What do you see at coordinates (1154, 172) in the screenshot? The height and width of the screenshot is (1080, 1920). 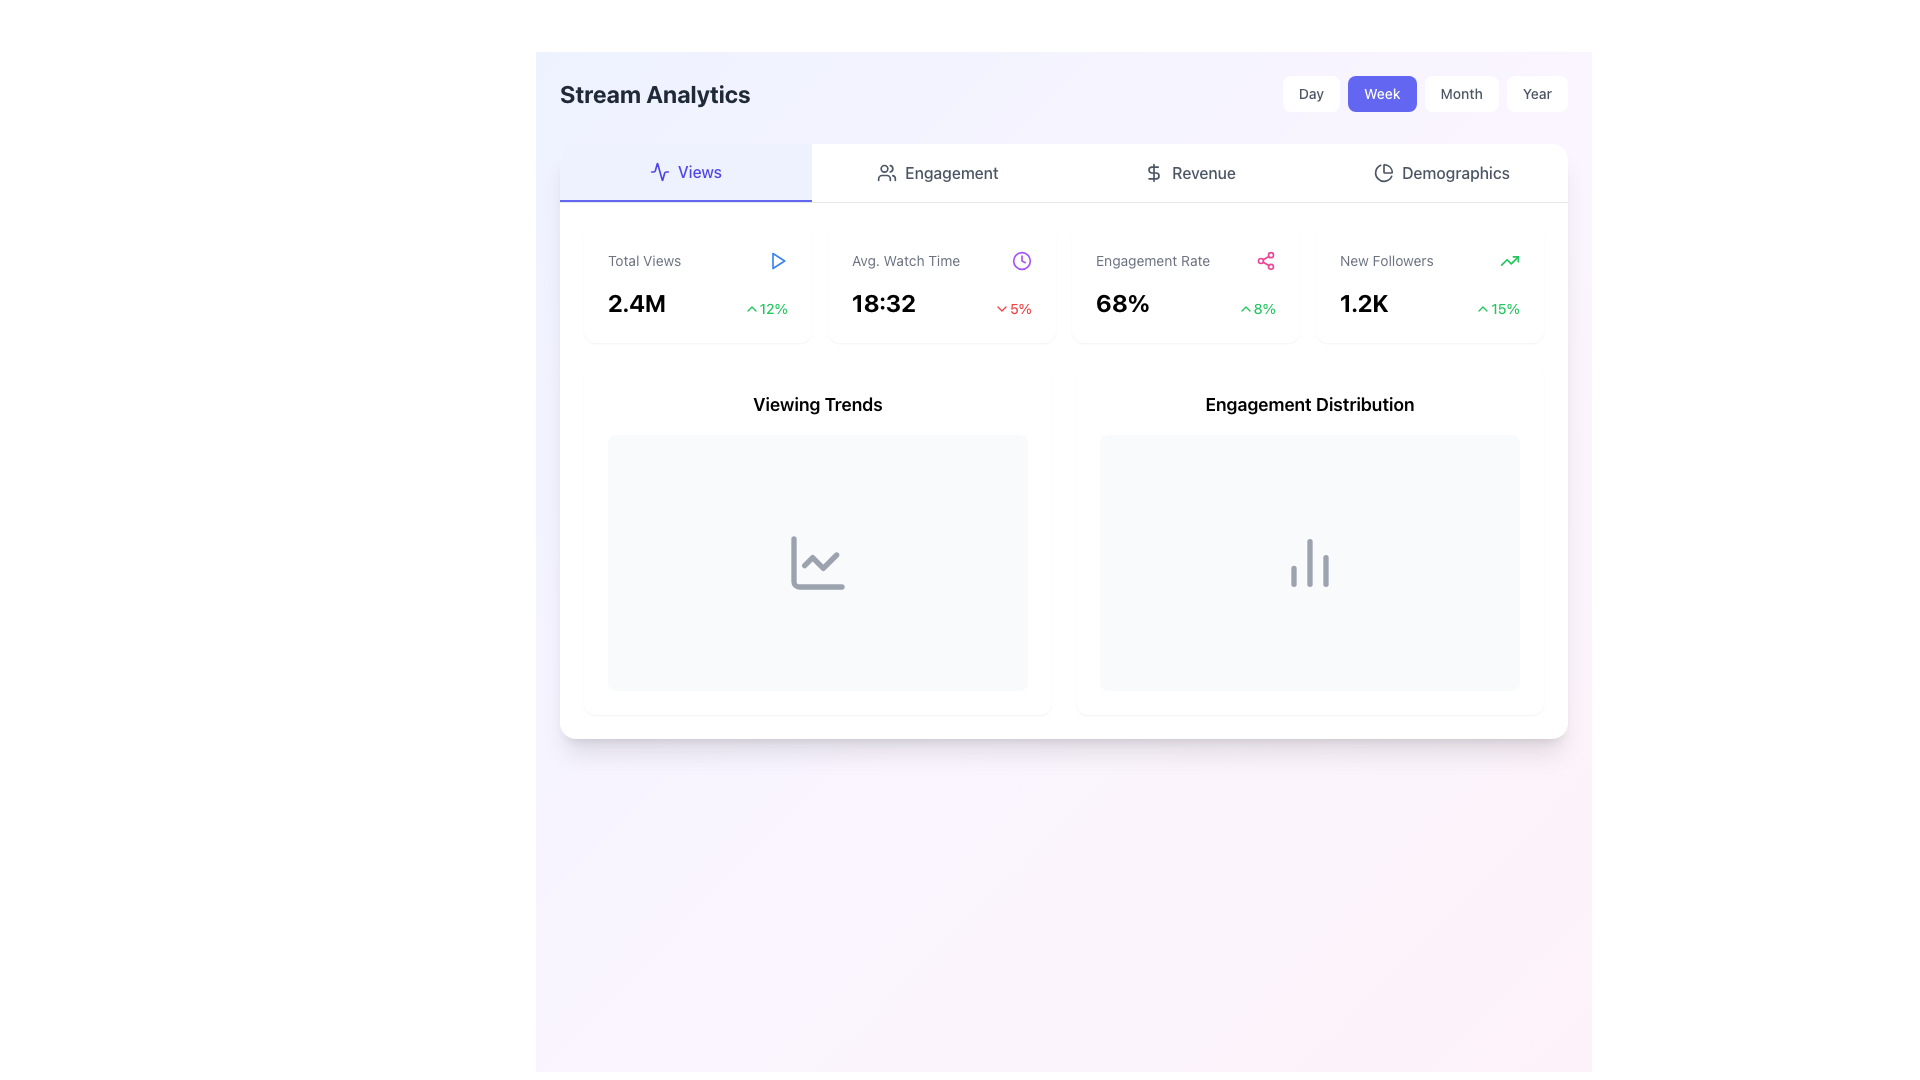 I see `the dollar sign icon located in the 'Revenue' tab of the top navigation bar, which is styled with a modern appearance and has a thin stroke line and rounded edges` at bounding box center [1154, 172].